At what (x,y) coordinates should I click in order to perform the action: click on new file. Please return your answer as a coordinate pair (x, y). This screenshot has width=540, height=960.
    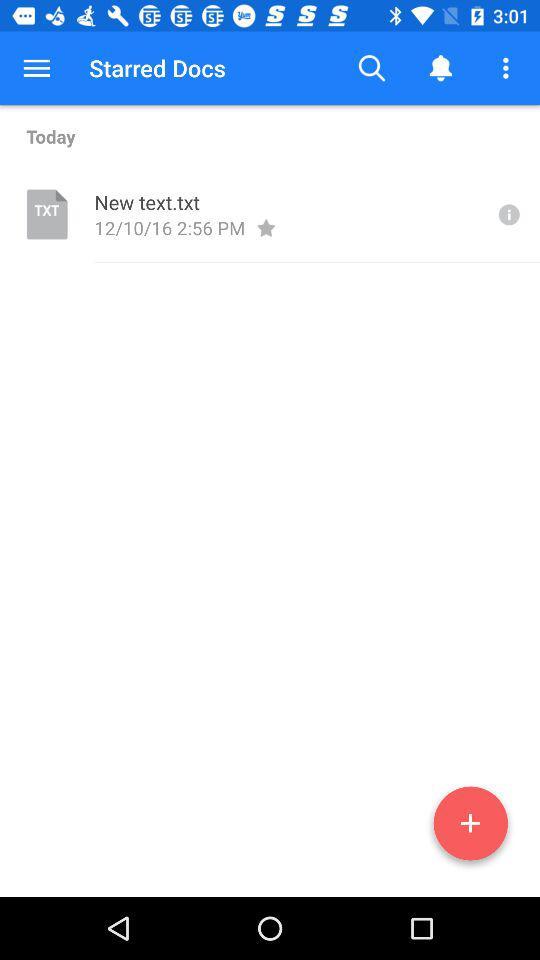
    Looking at the image, I should click on (470, 827).